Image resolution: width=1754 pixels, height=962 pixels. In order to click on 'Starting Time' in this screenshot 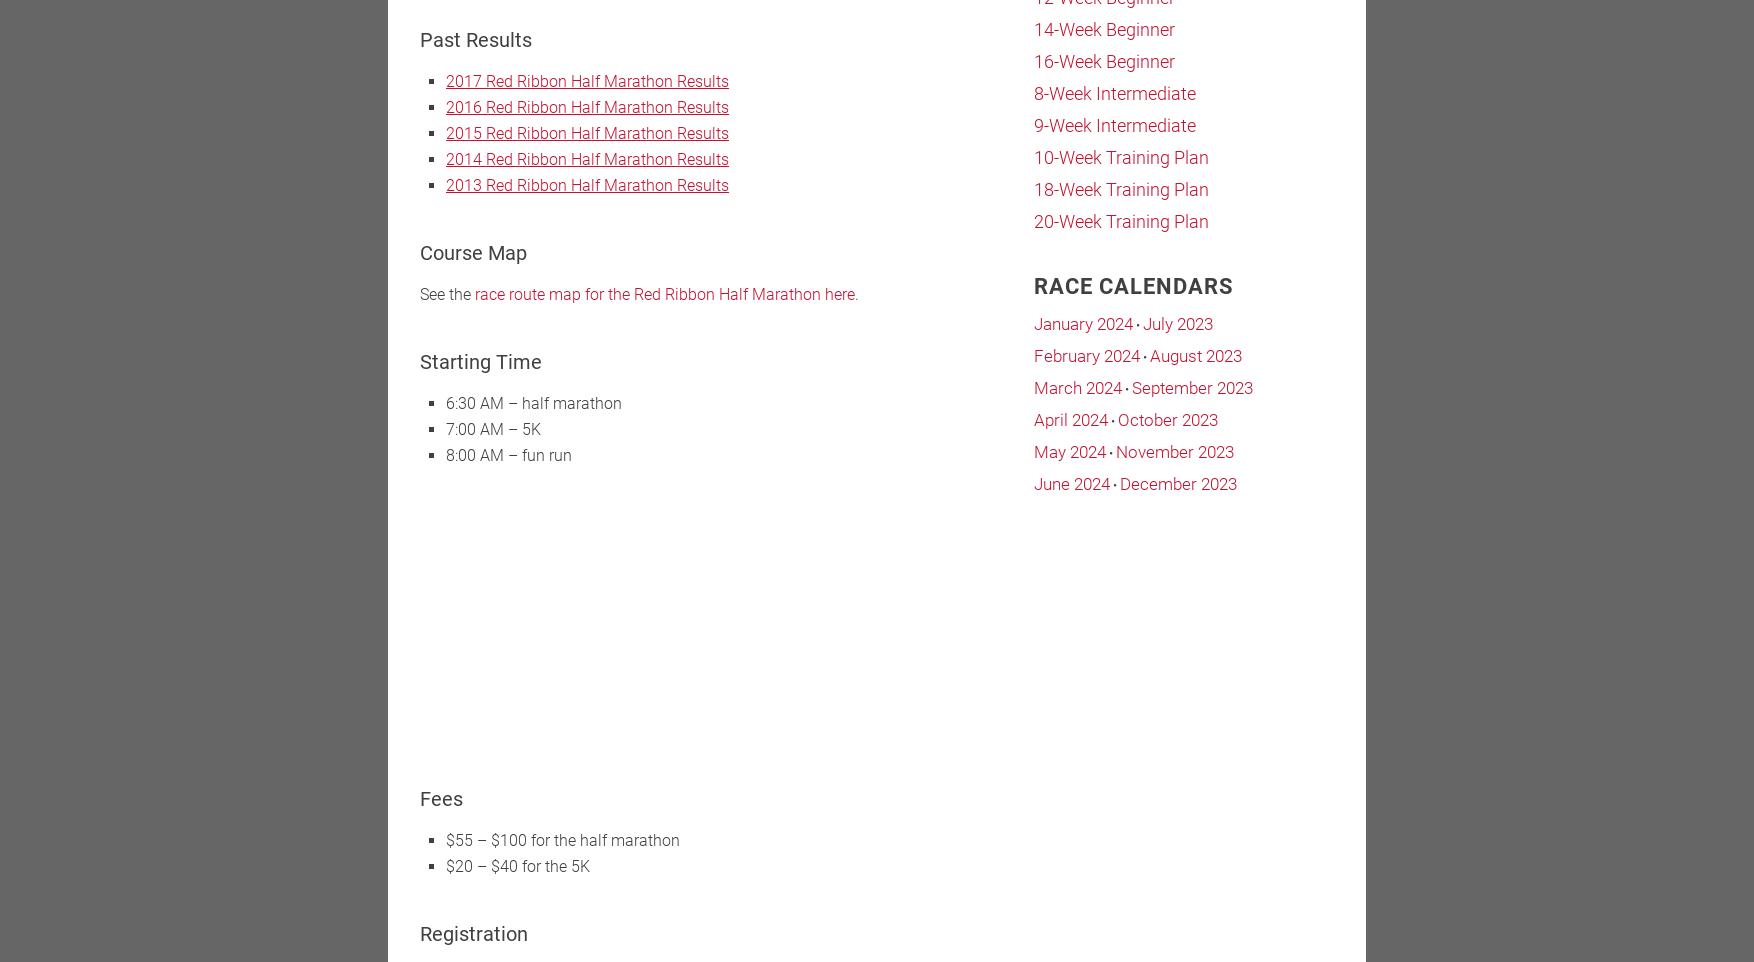, I will do `click(420, 362)`.